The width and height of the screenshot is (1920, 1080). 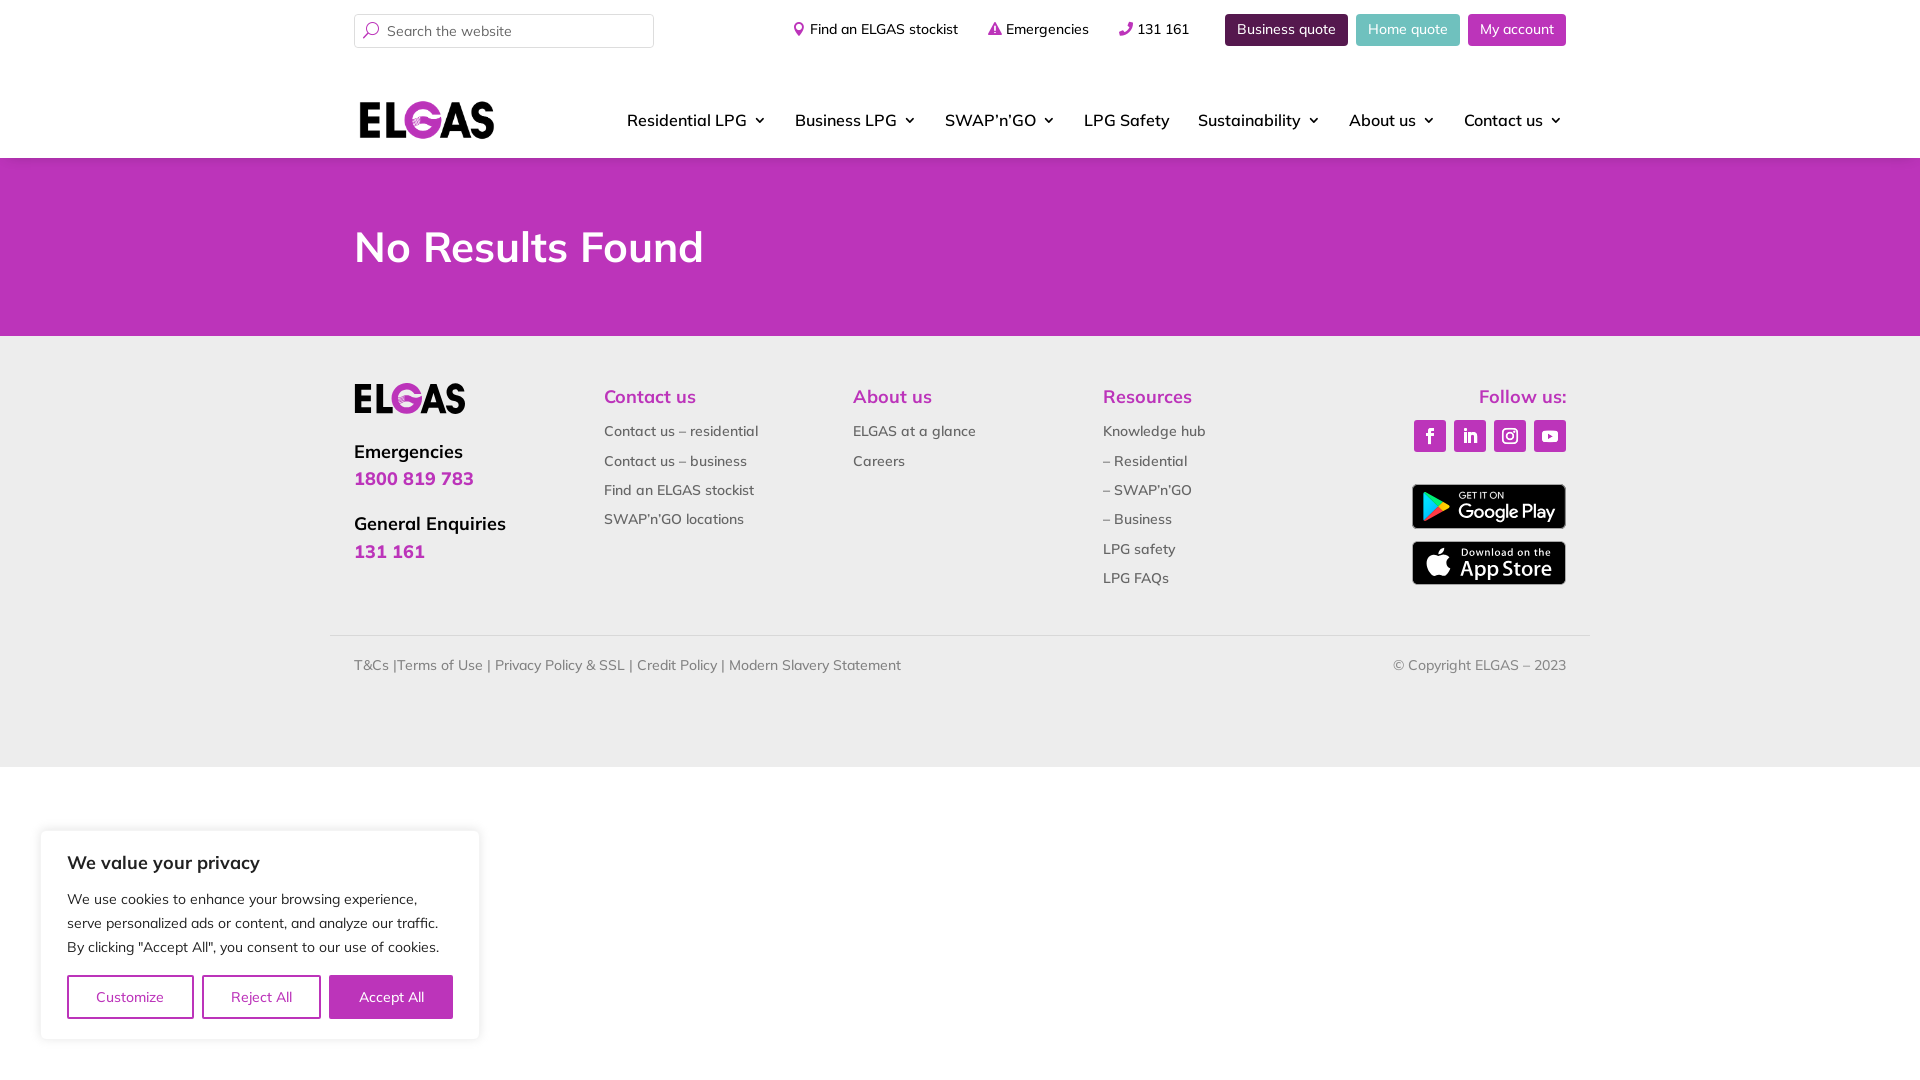 What do you see at coordinates (560, 664) in the screenshot?
I see `'Privacy Policy & SSL'` at bounding box center [560, 664].